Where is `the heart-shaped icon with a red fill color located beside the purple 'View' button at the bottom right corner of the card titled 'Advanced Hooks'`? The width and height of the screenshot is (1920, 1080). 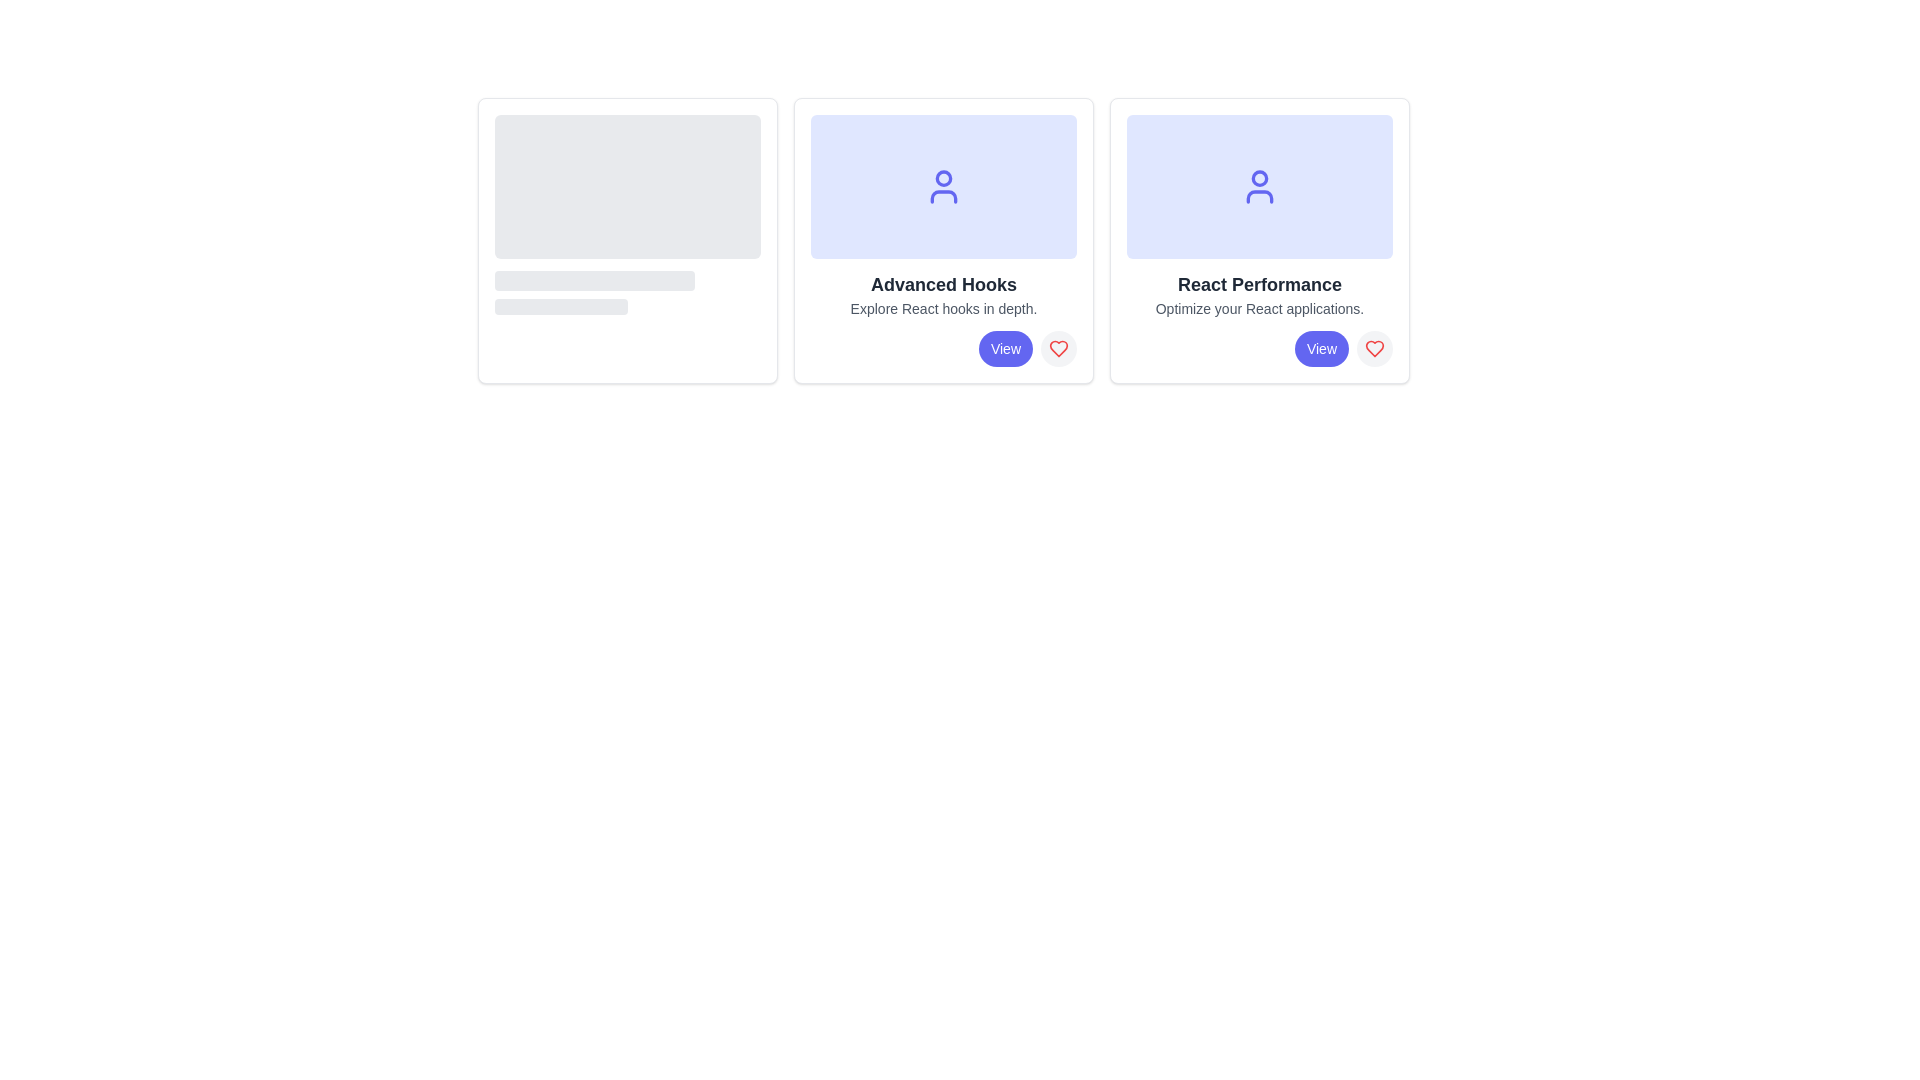
the heart-shaped icon with a red fill color located beside the purple 'View' button at the bottom right corner of the card titled 'Advanced Hooks' is located at coordinates (1058, 347).